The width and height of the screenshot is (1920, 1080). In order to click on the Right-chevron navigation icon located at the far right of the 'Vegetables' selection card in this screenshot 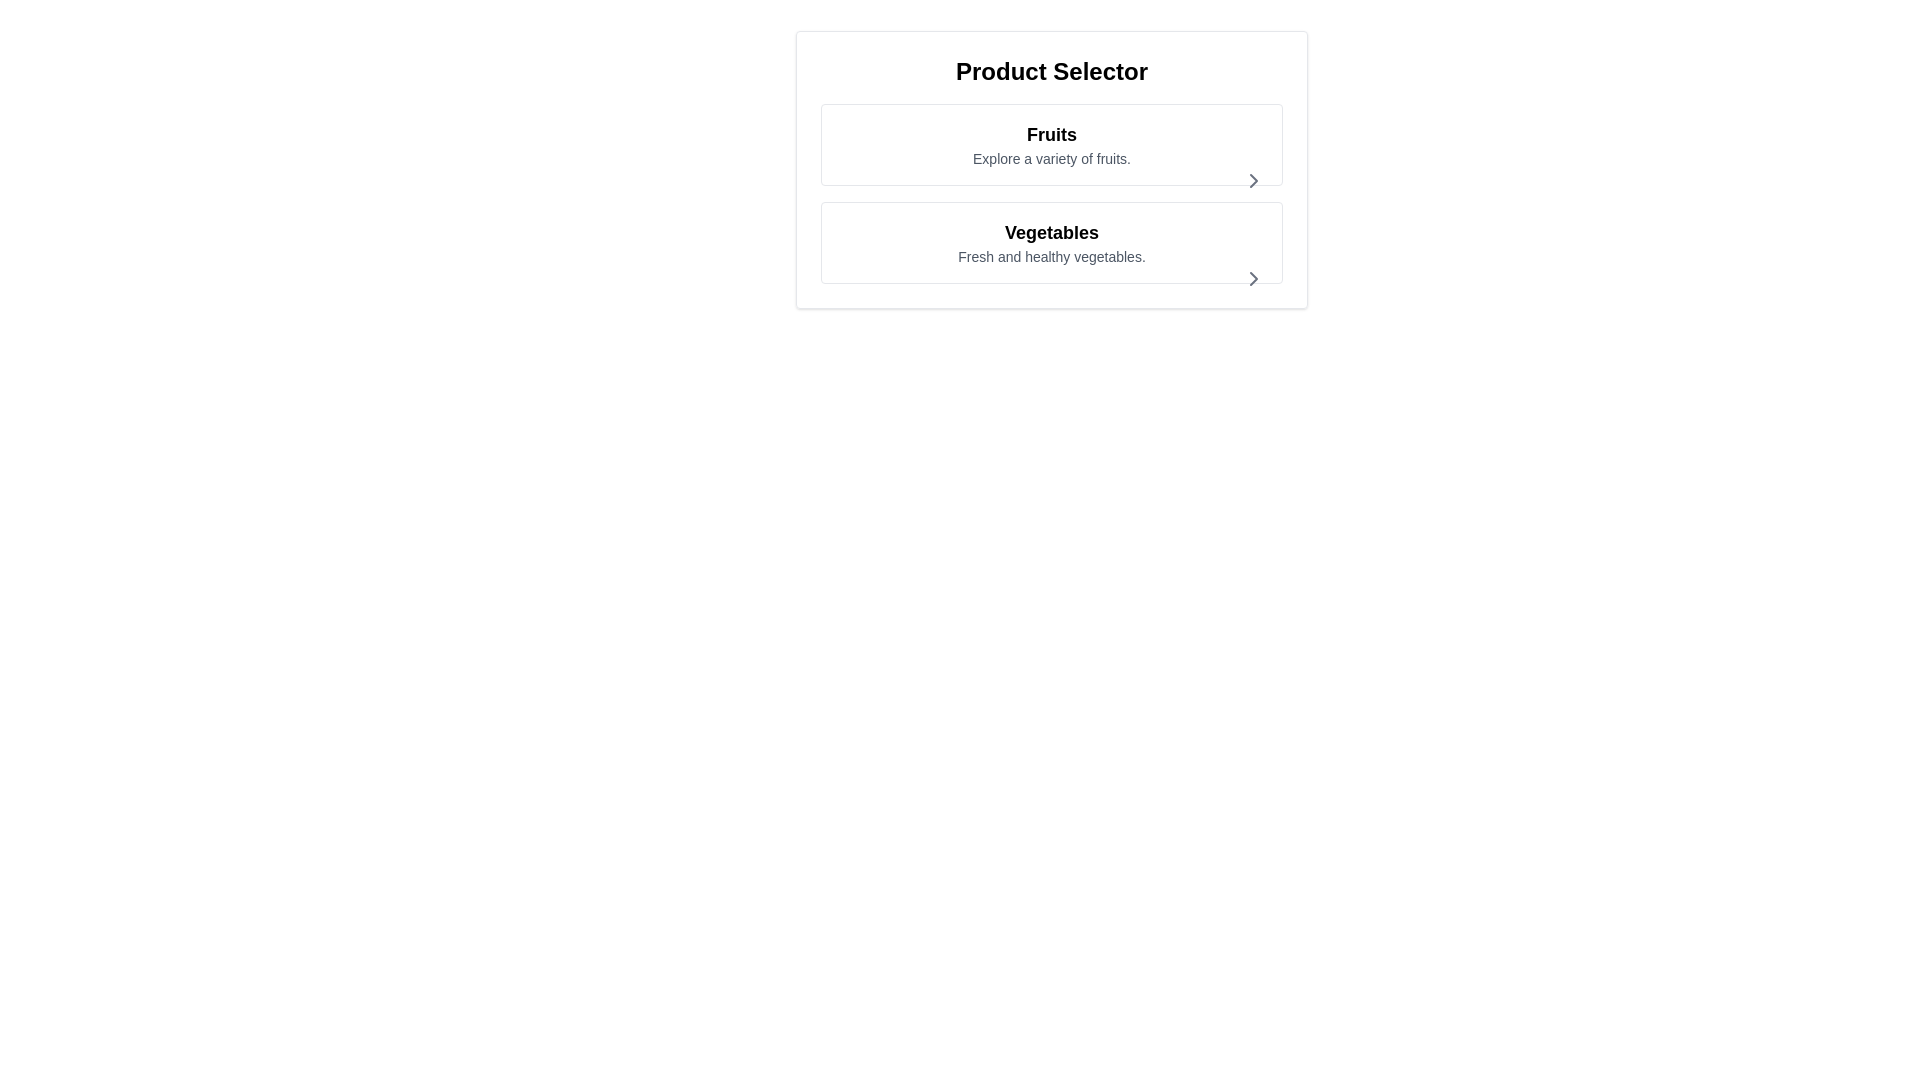, I will do `click(1252, 278)`.